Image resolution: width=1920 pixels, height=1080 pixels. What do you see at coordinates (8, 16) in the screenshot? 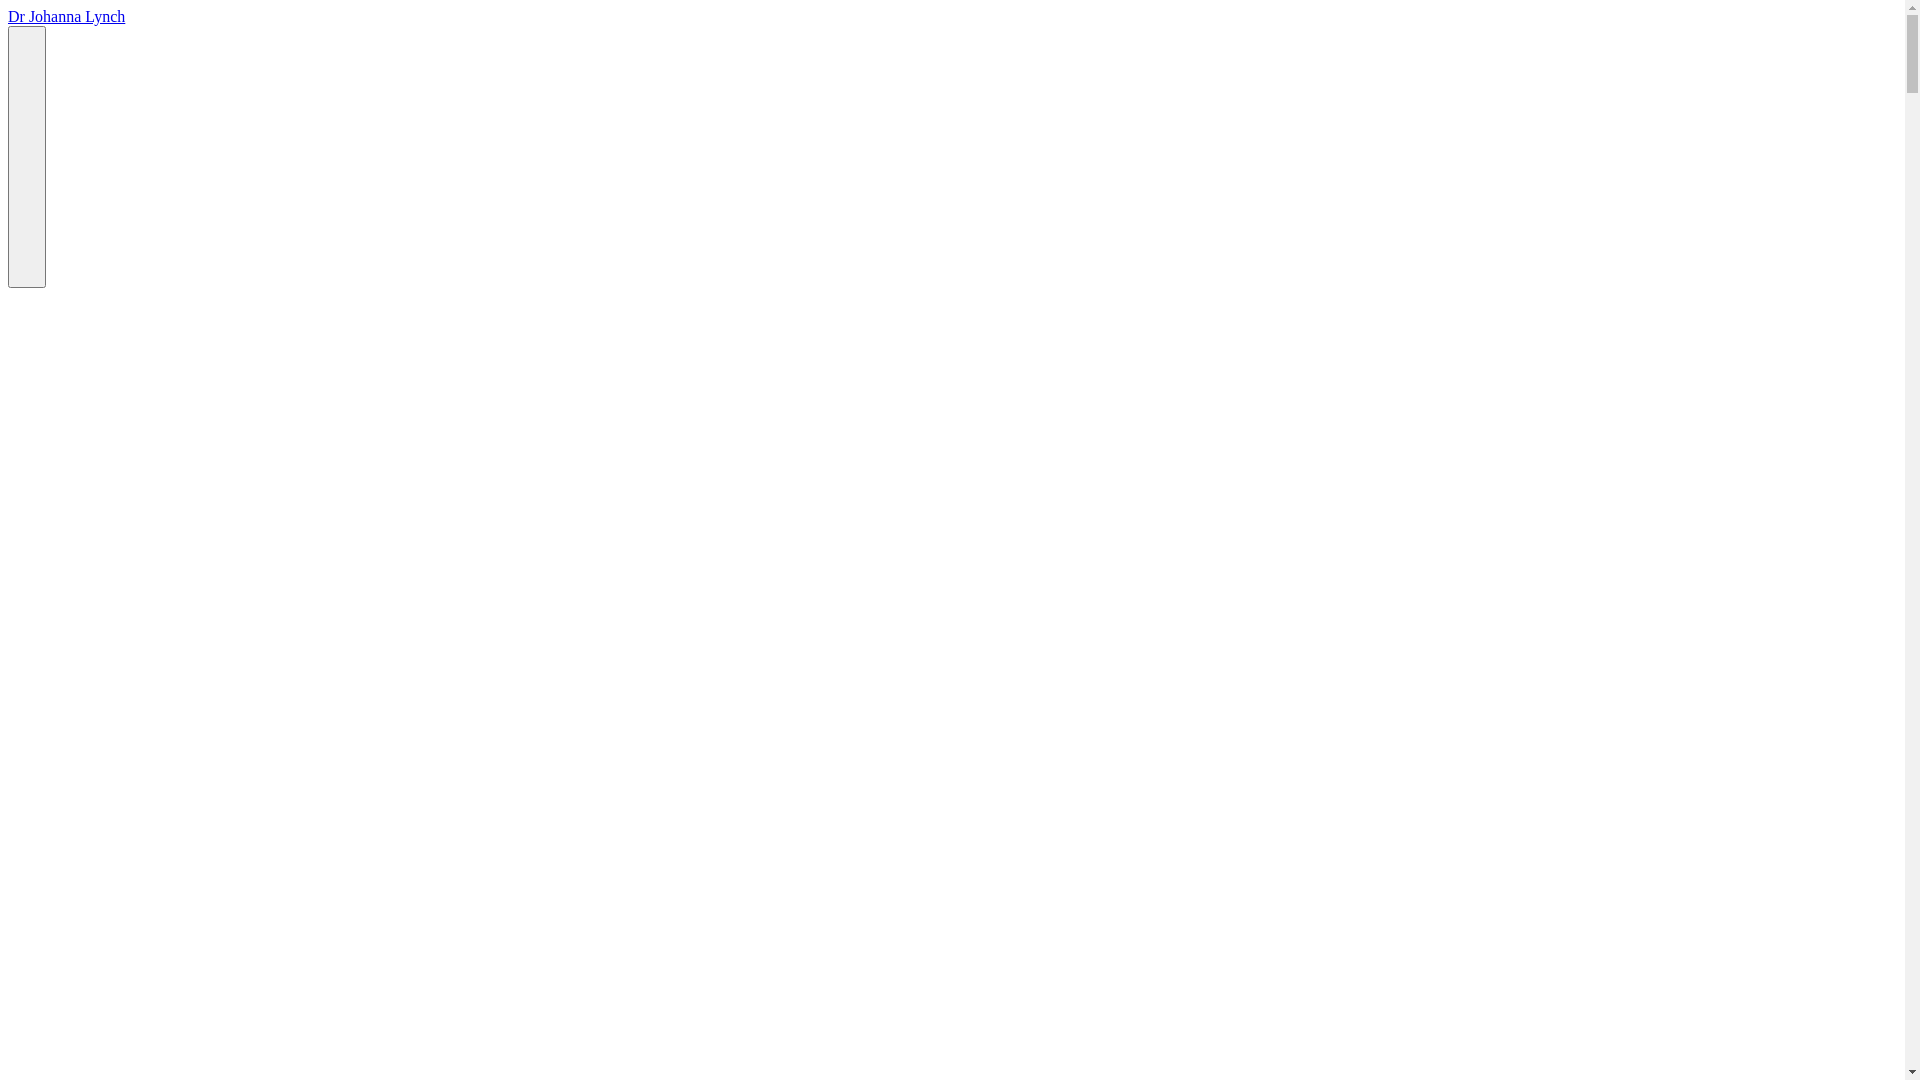
I see `'Dr Johanna Lynch'` at bounding box center [8, 16].